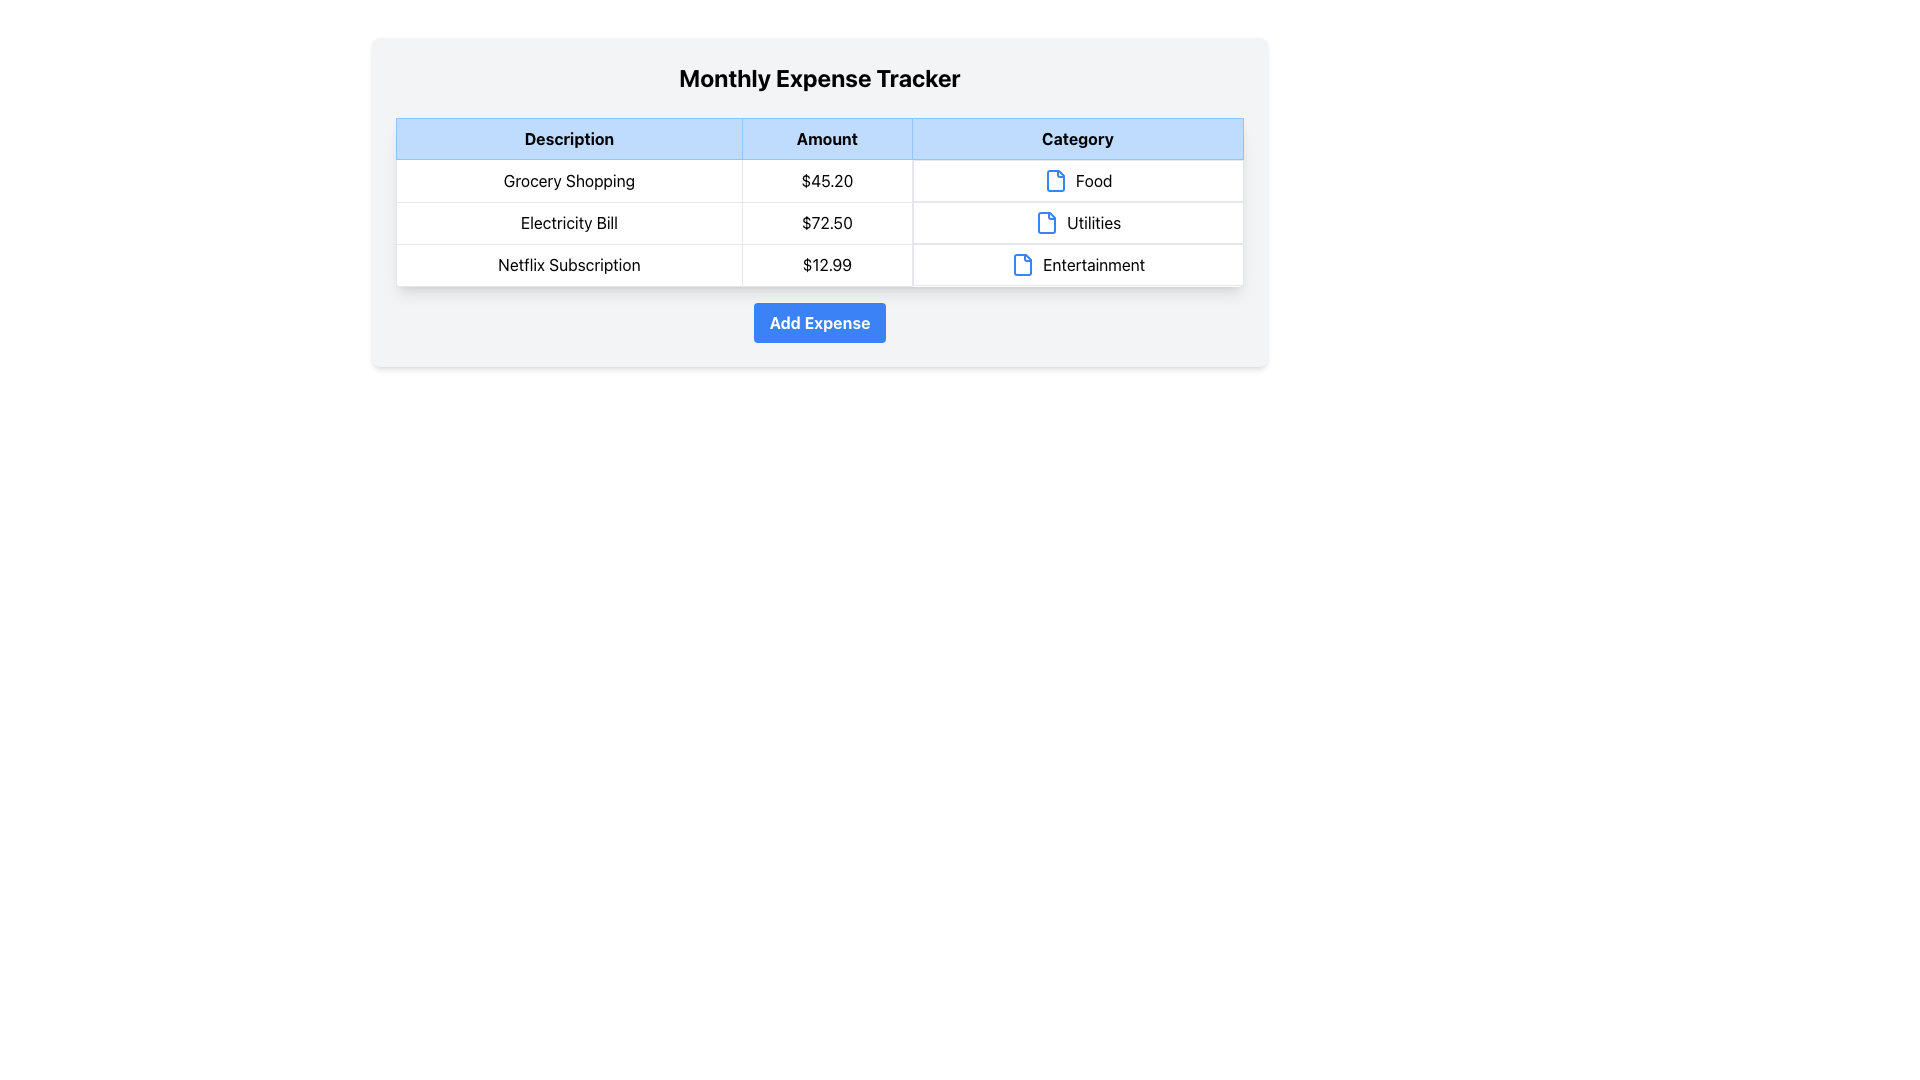 This screenshot has width=1920, height=1080. I want to click on the Text label displaying 'Electricity Bill' in the financial tracking table, which is located in the second row under the 'Description' column, so click(568, 223).